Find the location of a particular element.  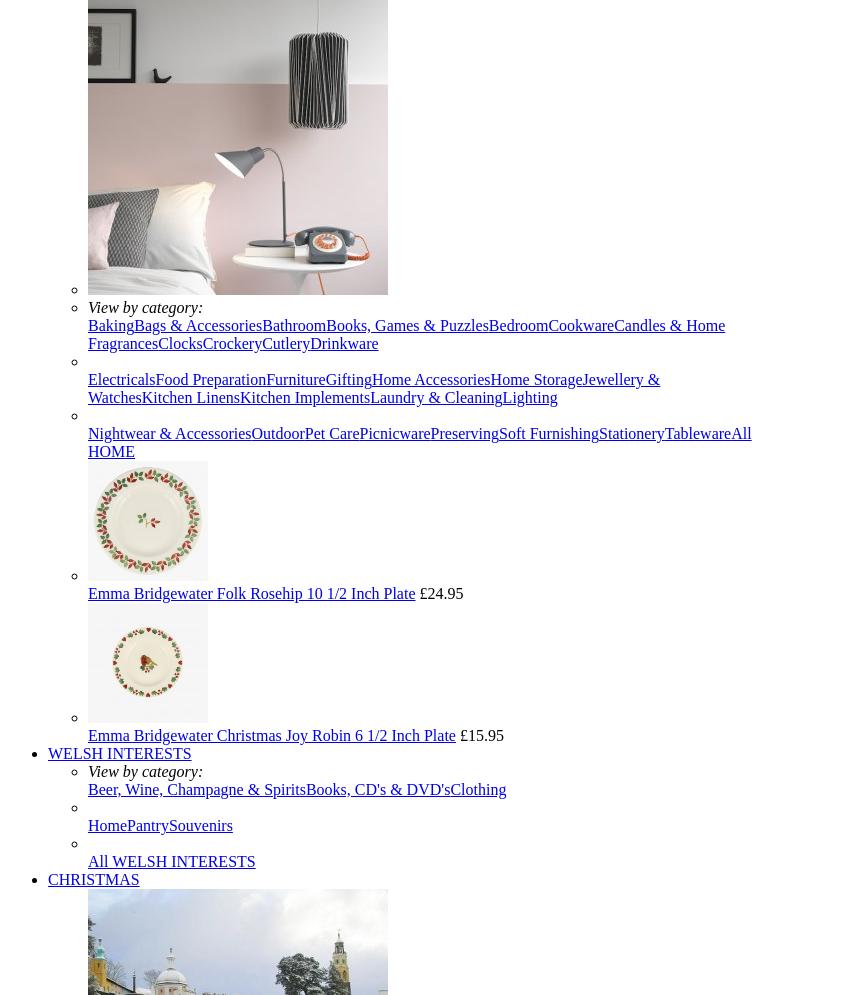

'Kitchen Implements' is located at coordinates (304, 397).